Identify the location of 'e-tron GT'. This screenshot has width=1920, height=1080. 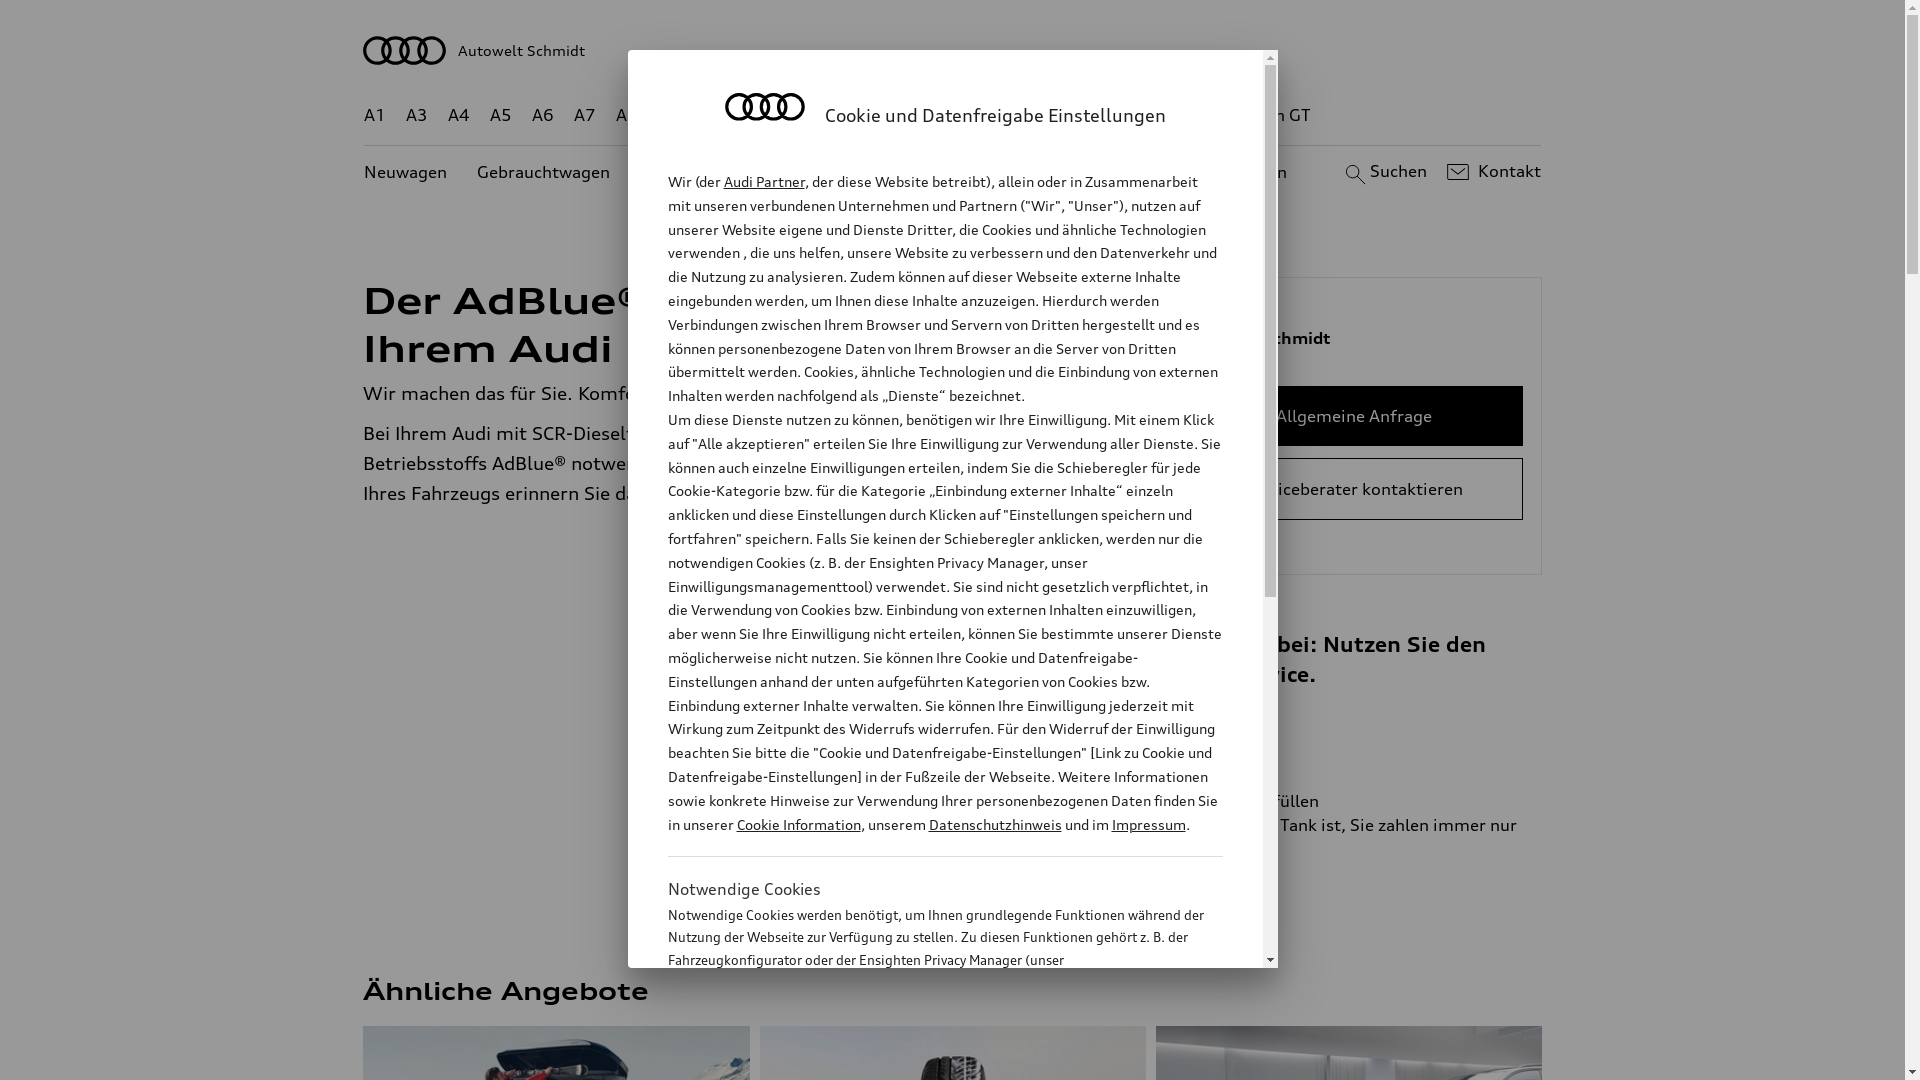
(1235, 115).